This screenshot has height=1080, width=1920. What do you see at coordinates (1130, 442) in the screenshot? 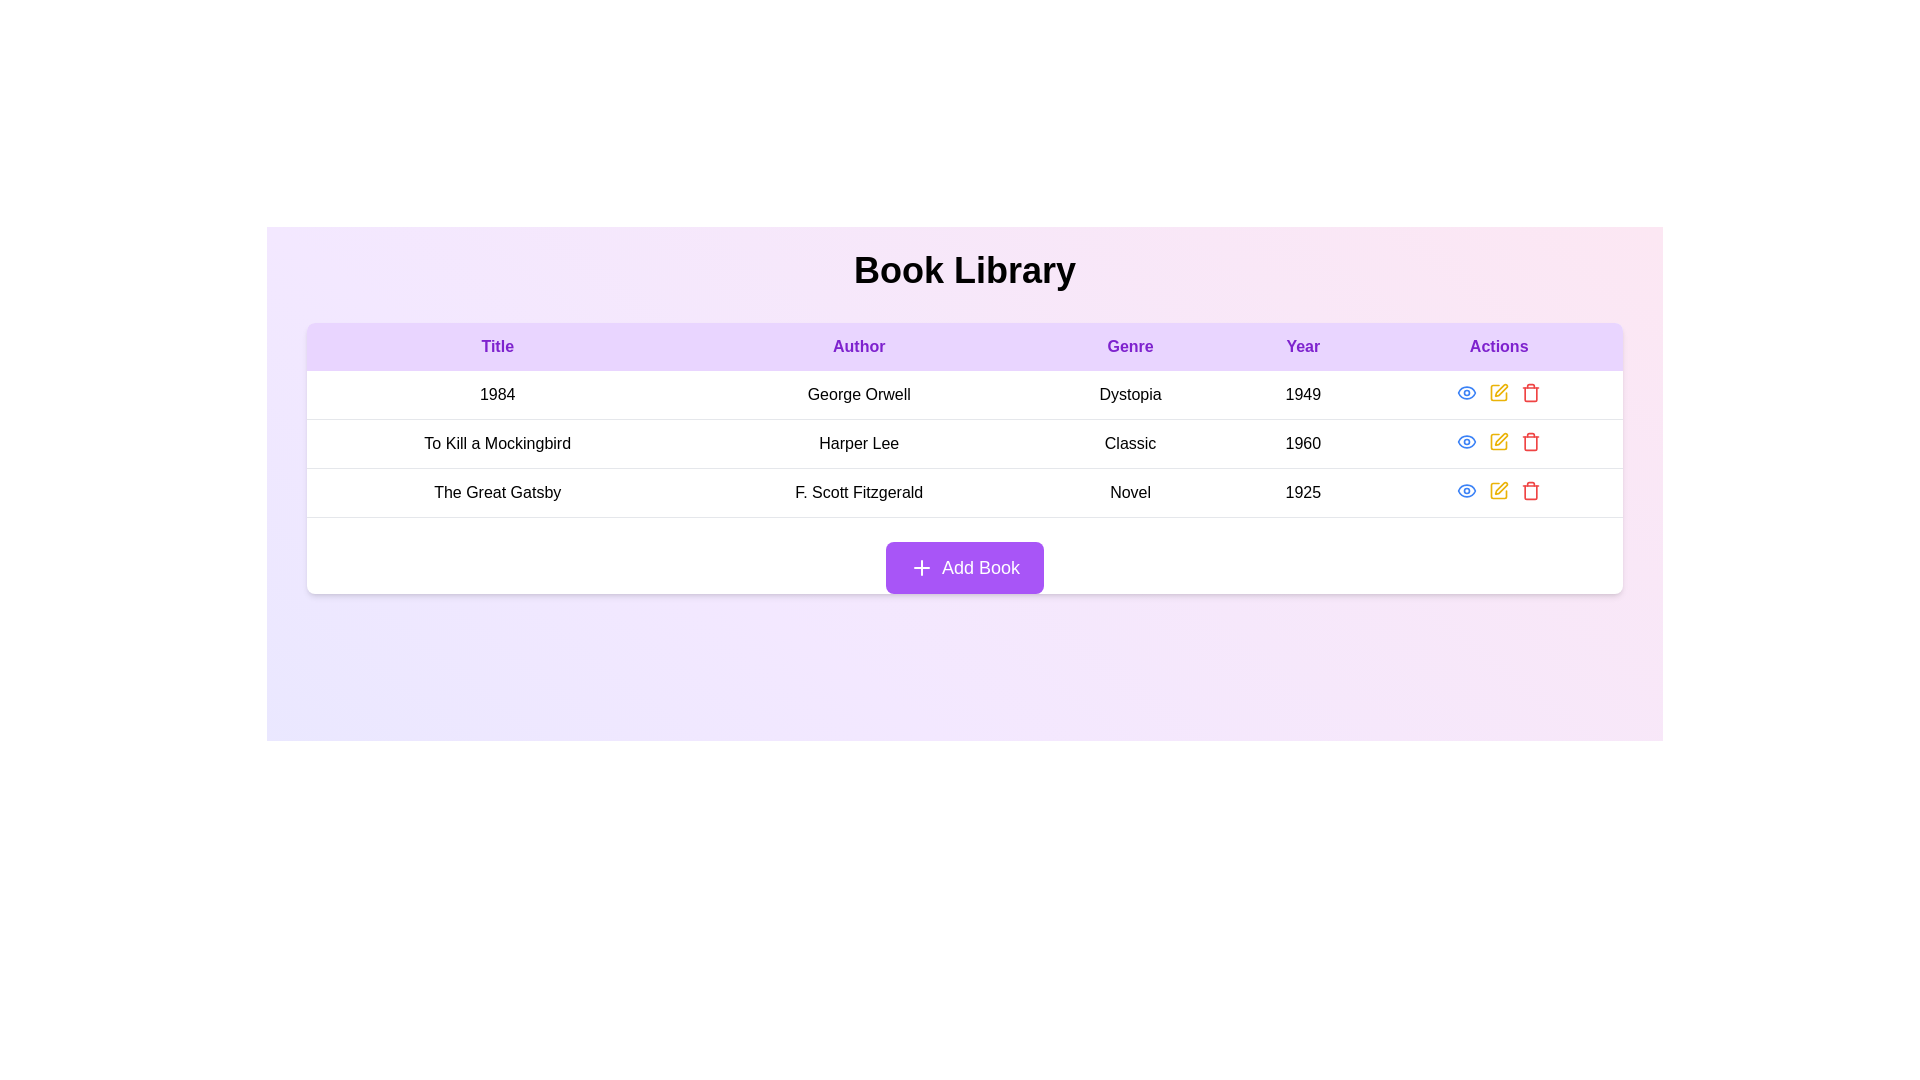
I see `the text label that contains the word 'Classic' under the 'Genre' column of the table for the book 'To Kill a Mockingbird'` at bounding box center [1130, 442].